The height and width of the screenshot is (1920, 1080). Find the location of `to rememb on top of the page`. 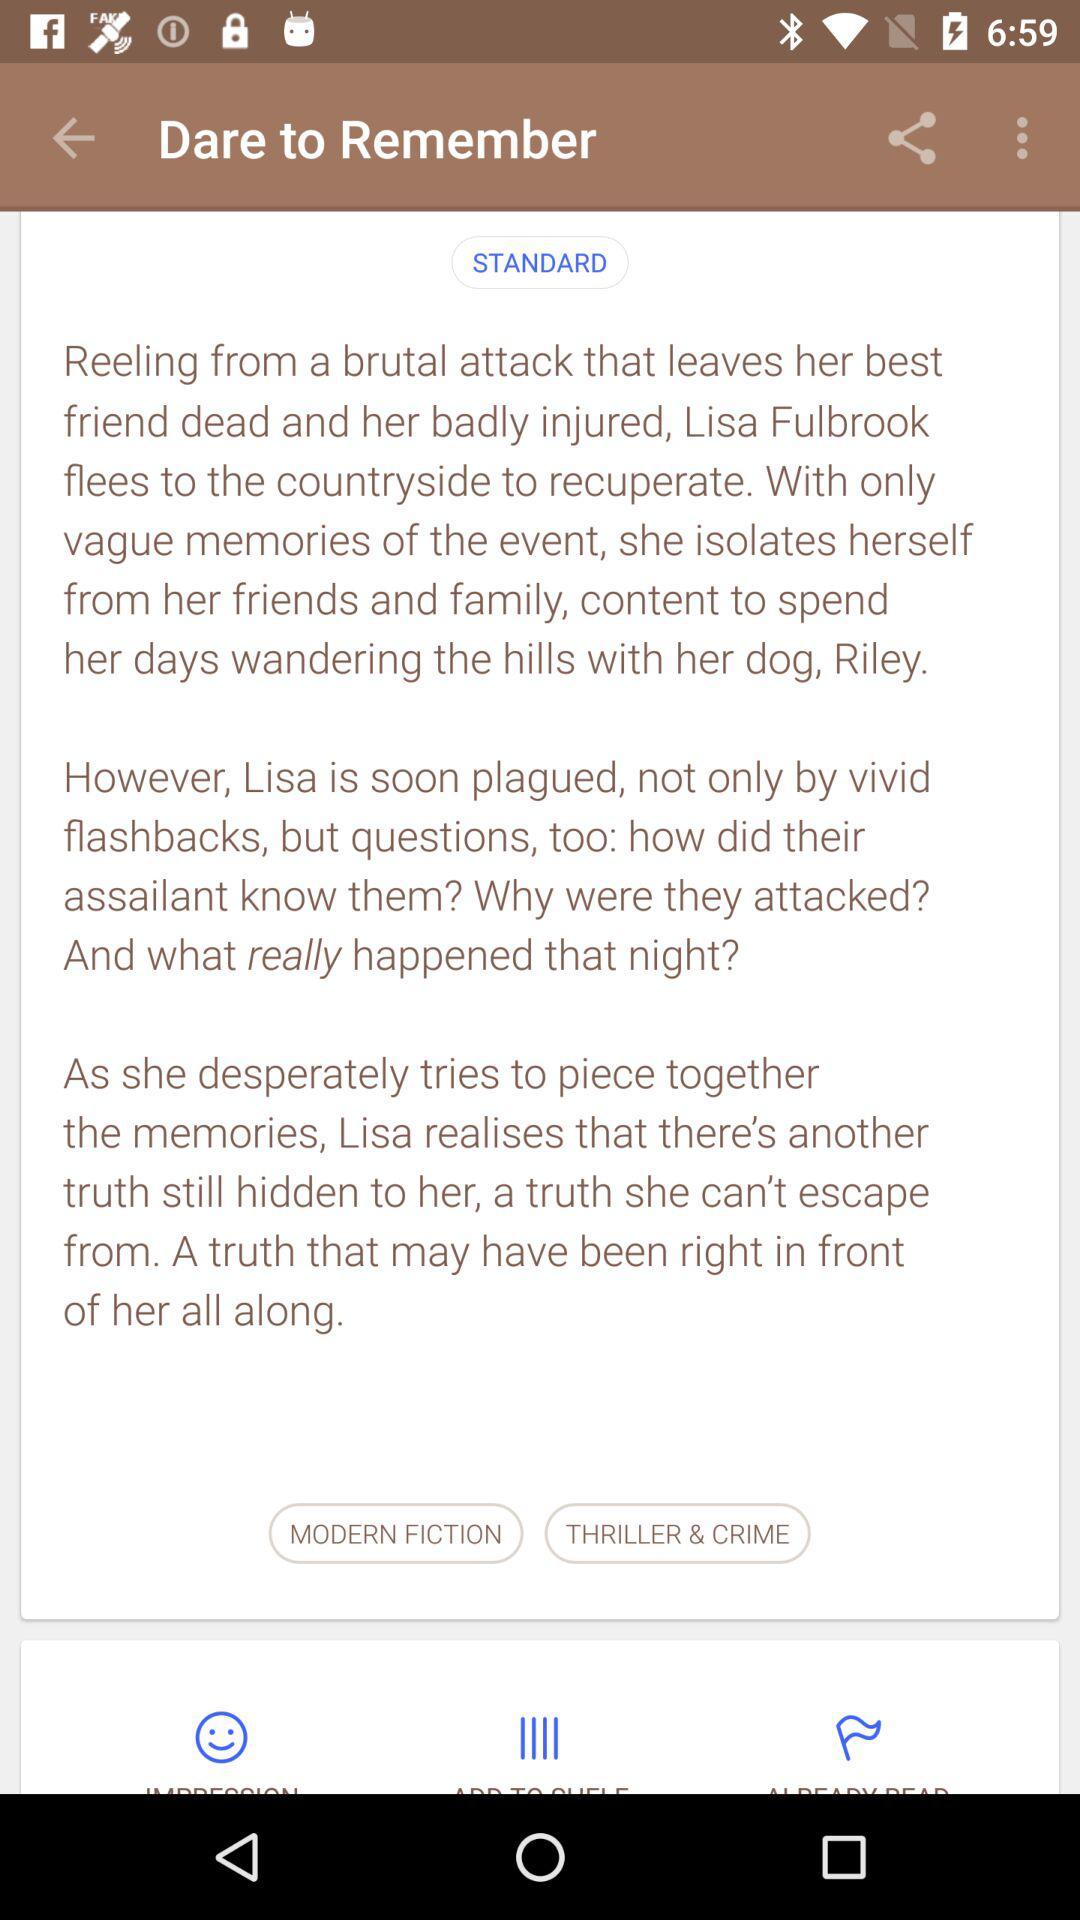

to rememb on top of the page is located at coordinates (405, 122).